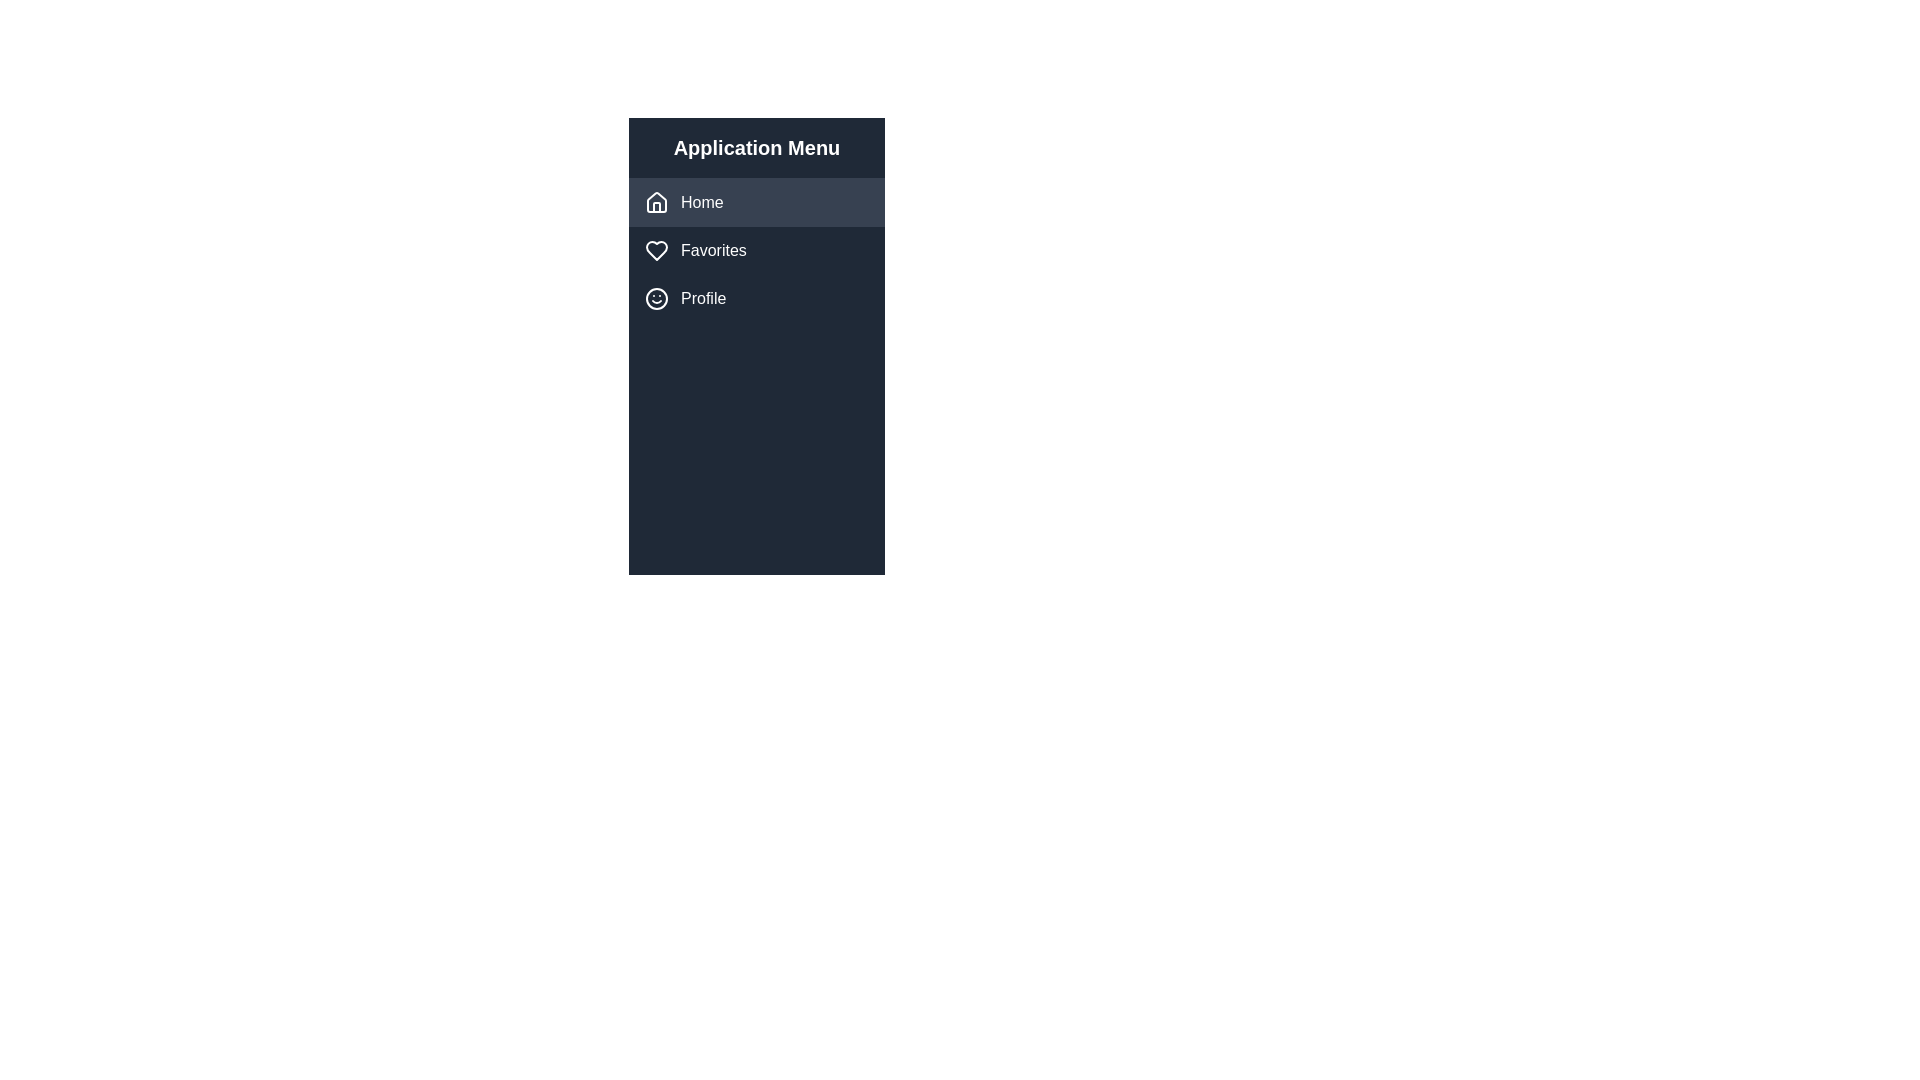 This screenshot has width=1920, height=1080. Describe the element at coordinates (657, 299) in the screenshot. I see `the Profile menu icon located on the left side of the Profile item in the menu list` at that location.